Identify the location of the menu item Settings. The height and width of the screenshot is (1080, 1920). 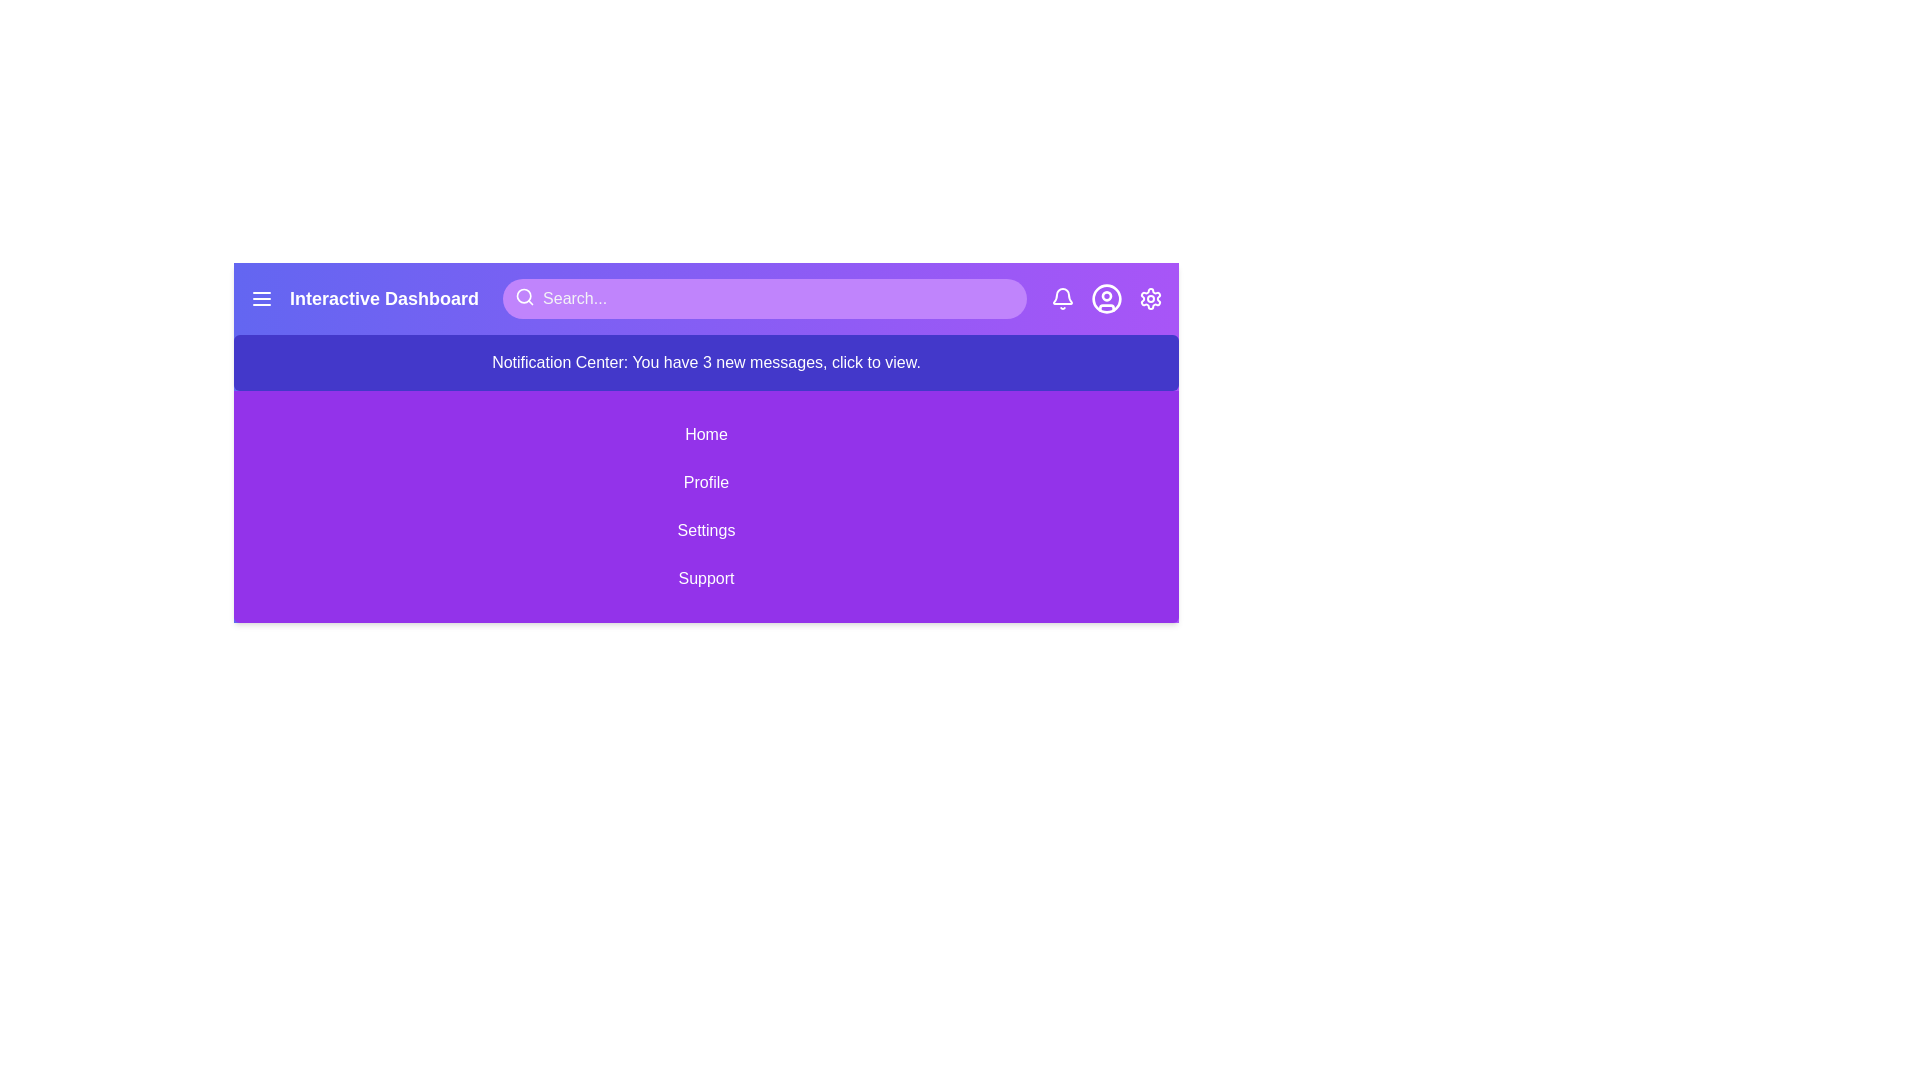
(706, 530).